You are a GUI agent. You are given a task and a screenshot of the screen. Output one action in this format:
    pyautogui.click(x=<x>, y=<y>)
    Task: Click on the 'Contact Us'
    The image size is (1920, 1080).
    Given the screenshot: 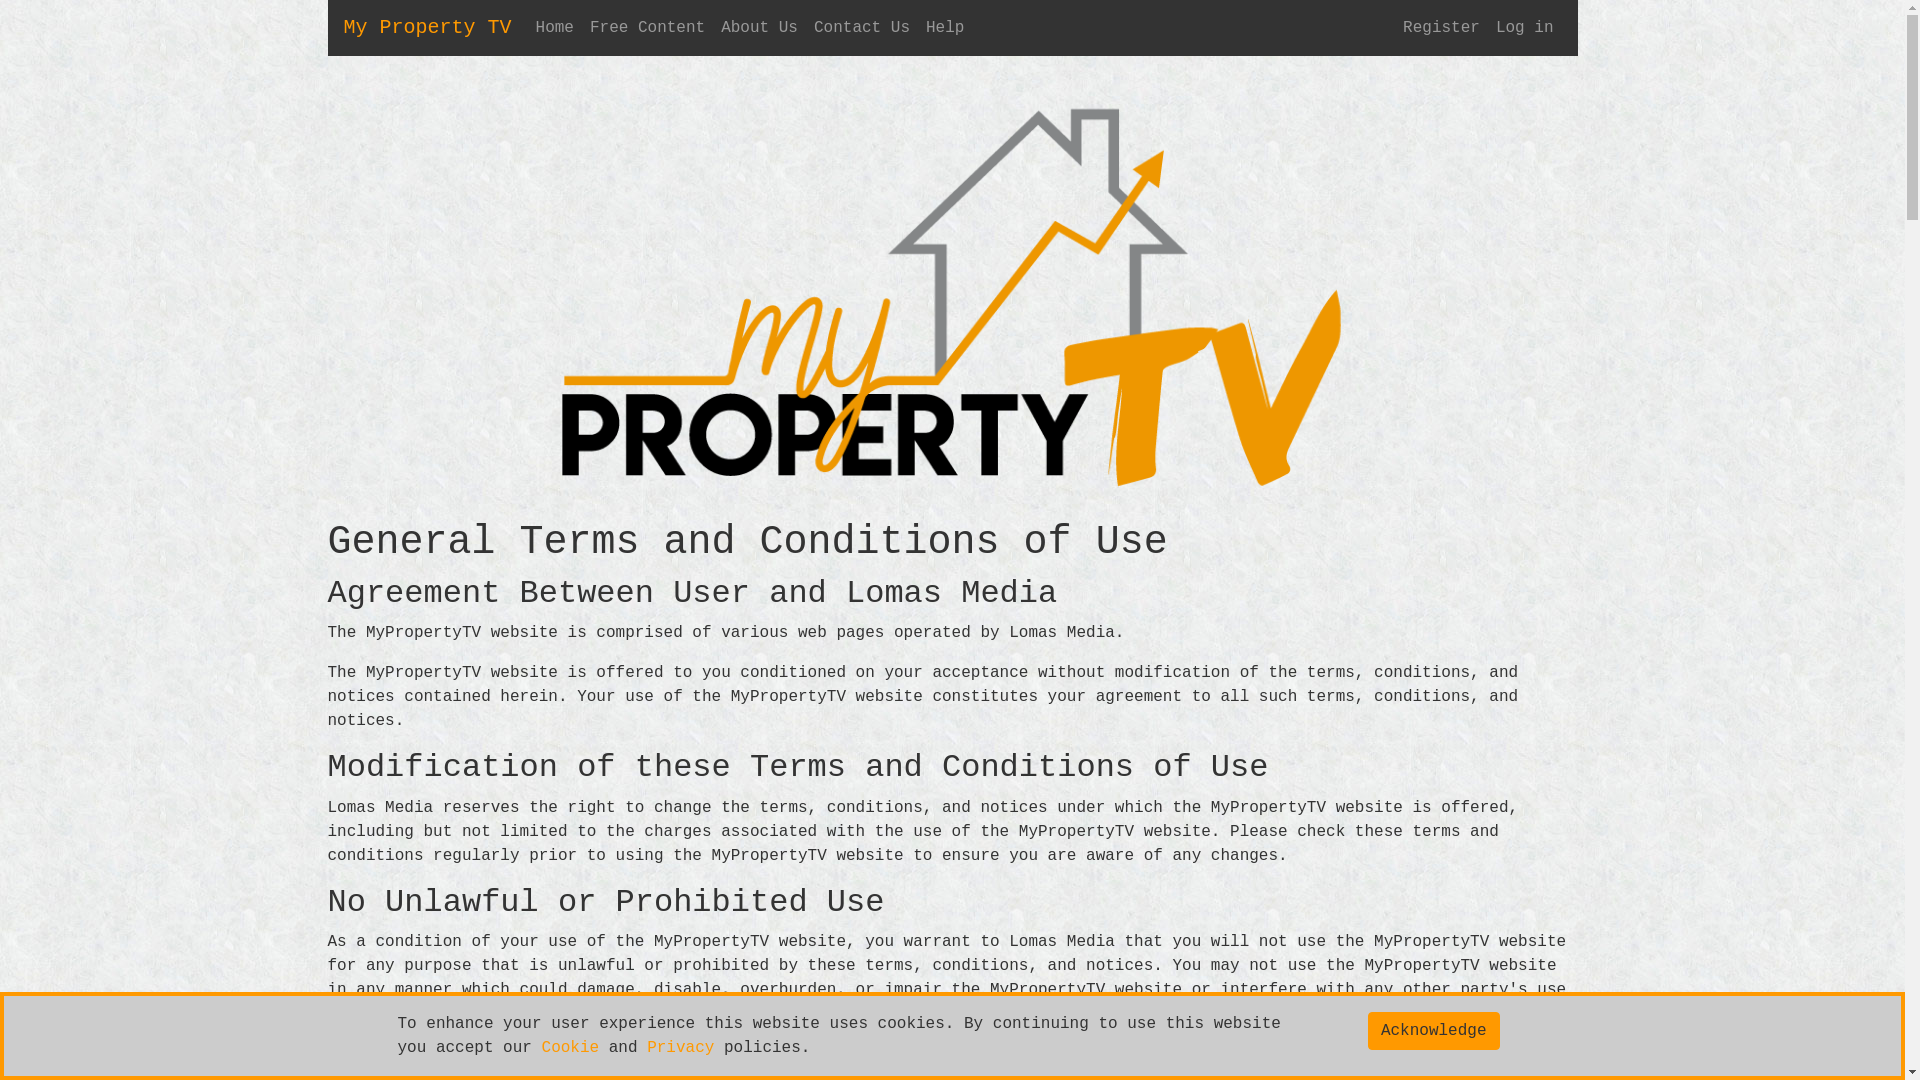 What is the action you would take?
    pyautogui.click(x=862, y=27)
    